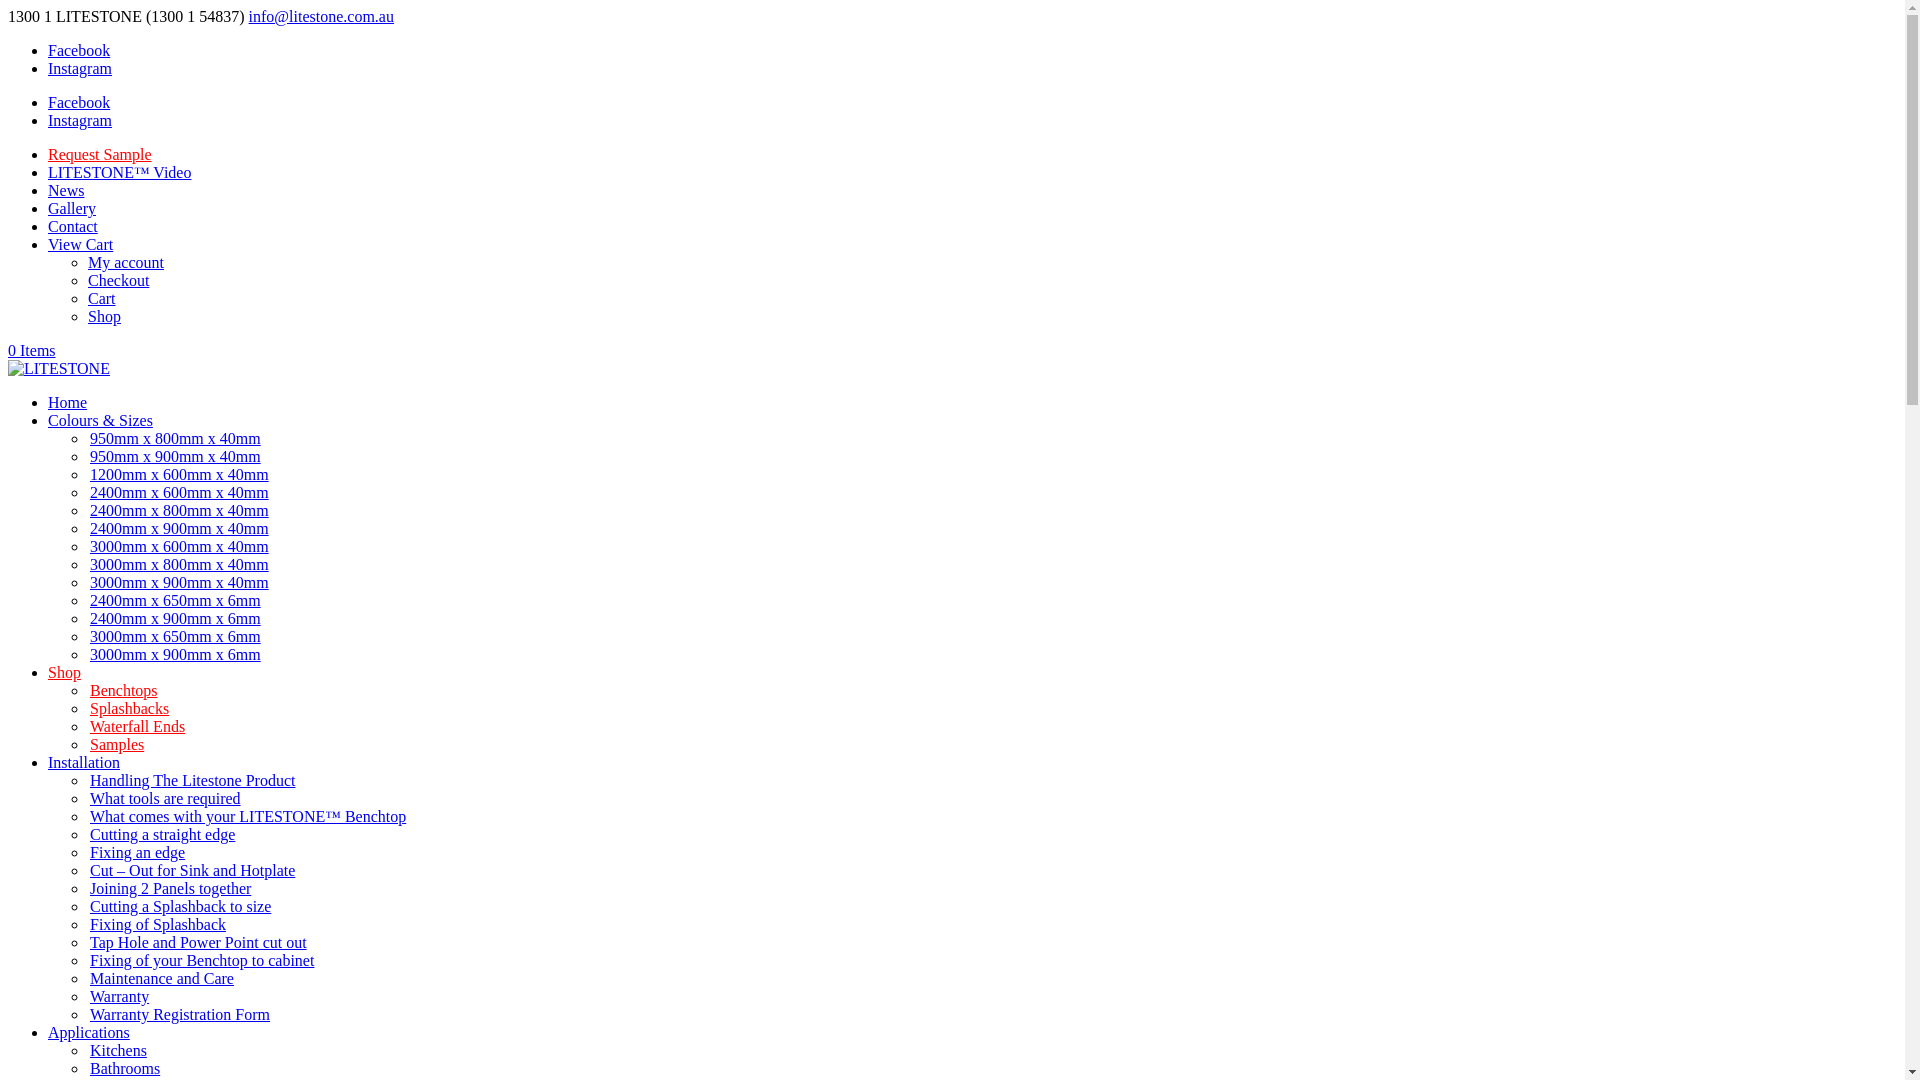 The image size is (1920, 1080). Describe the element at coordinates (86, 1014) in the screenshot. I see `'Warranty Registration Form'` at that location.